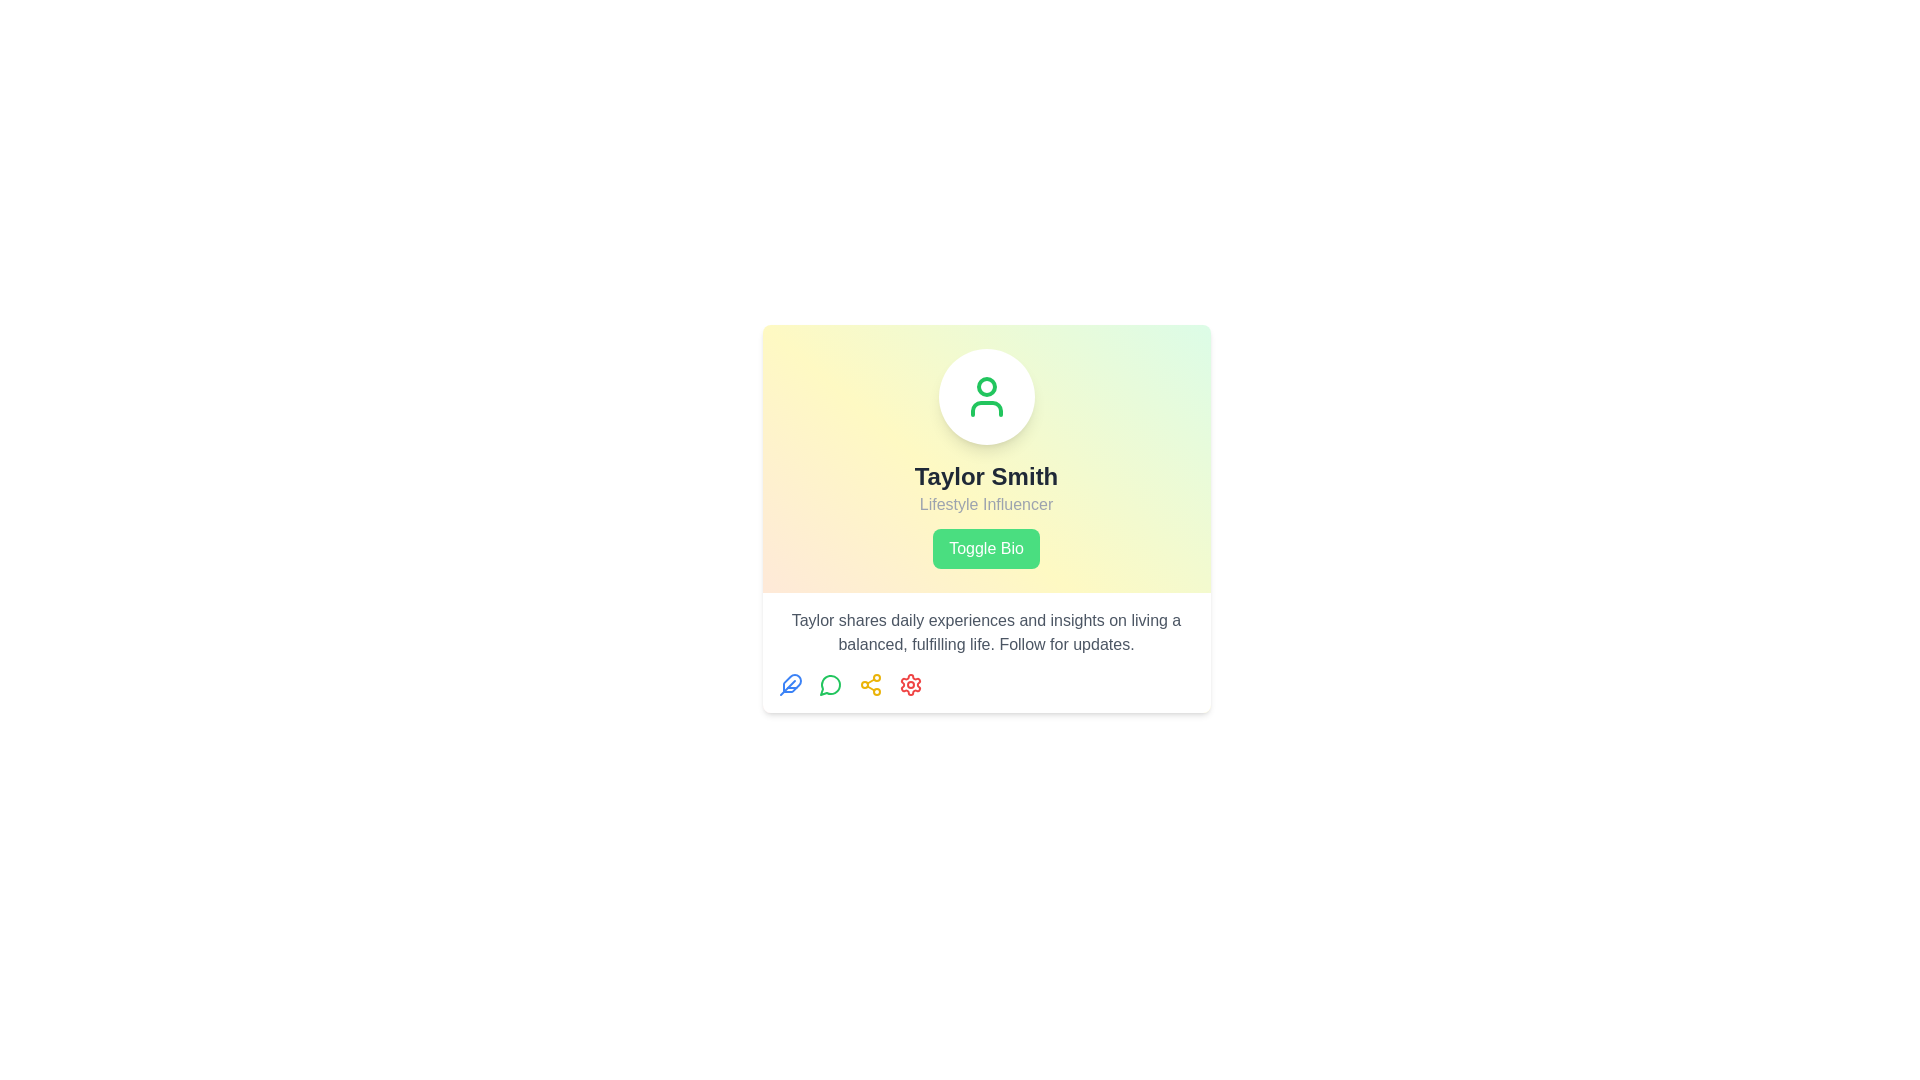 This screenshot has width=1920, height=1080. Describe the element at coordinates (986, 477) in the screenshot. I see `the bold text label reading 'Taylor Smith' for copying` at that location.